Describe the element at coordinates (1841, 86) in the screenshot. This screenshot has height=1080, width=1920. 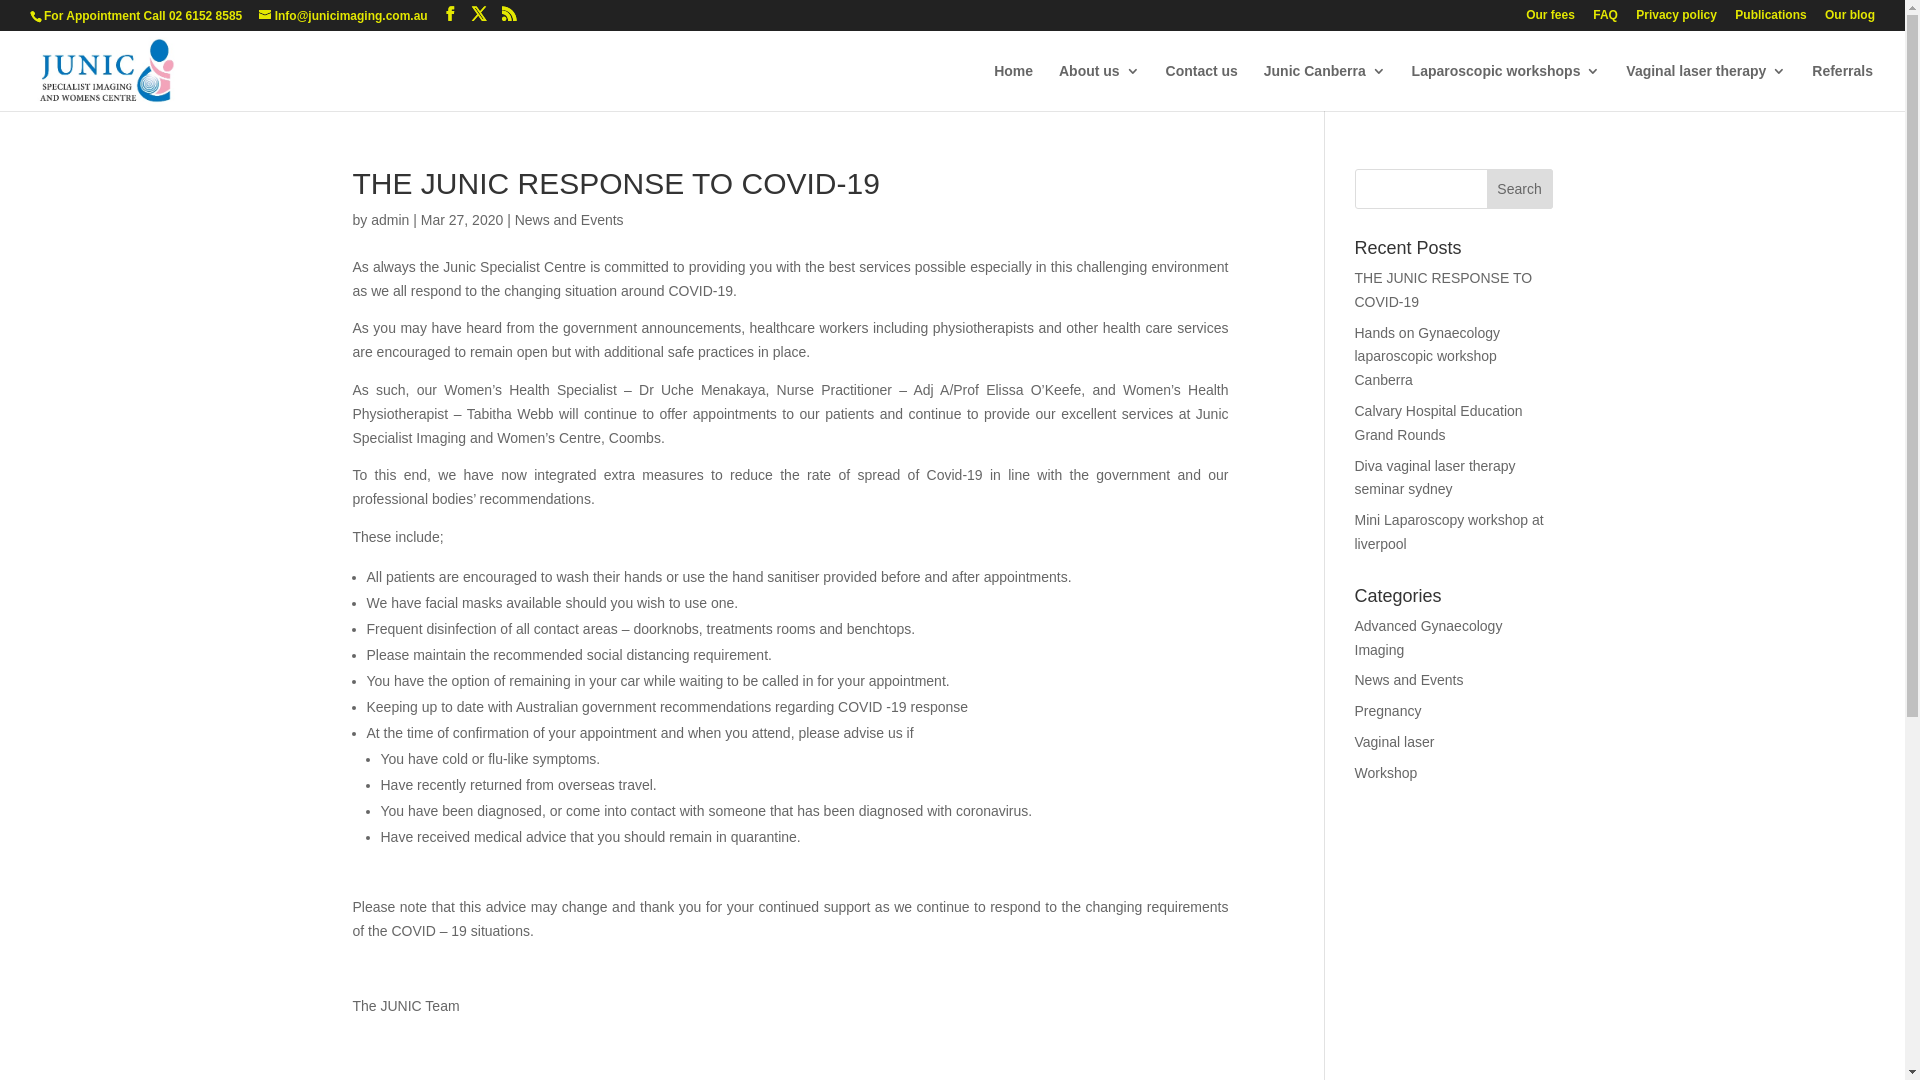
I see `'Referrals'` at that location.